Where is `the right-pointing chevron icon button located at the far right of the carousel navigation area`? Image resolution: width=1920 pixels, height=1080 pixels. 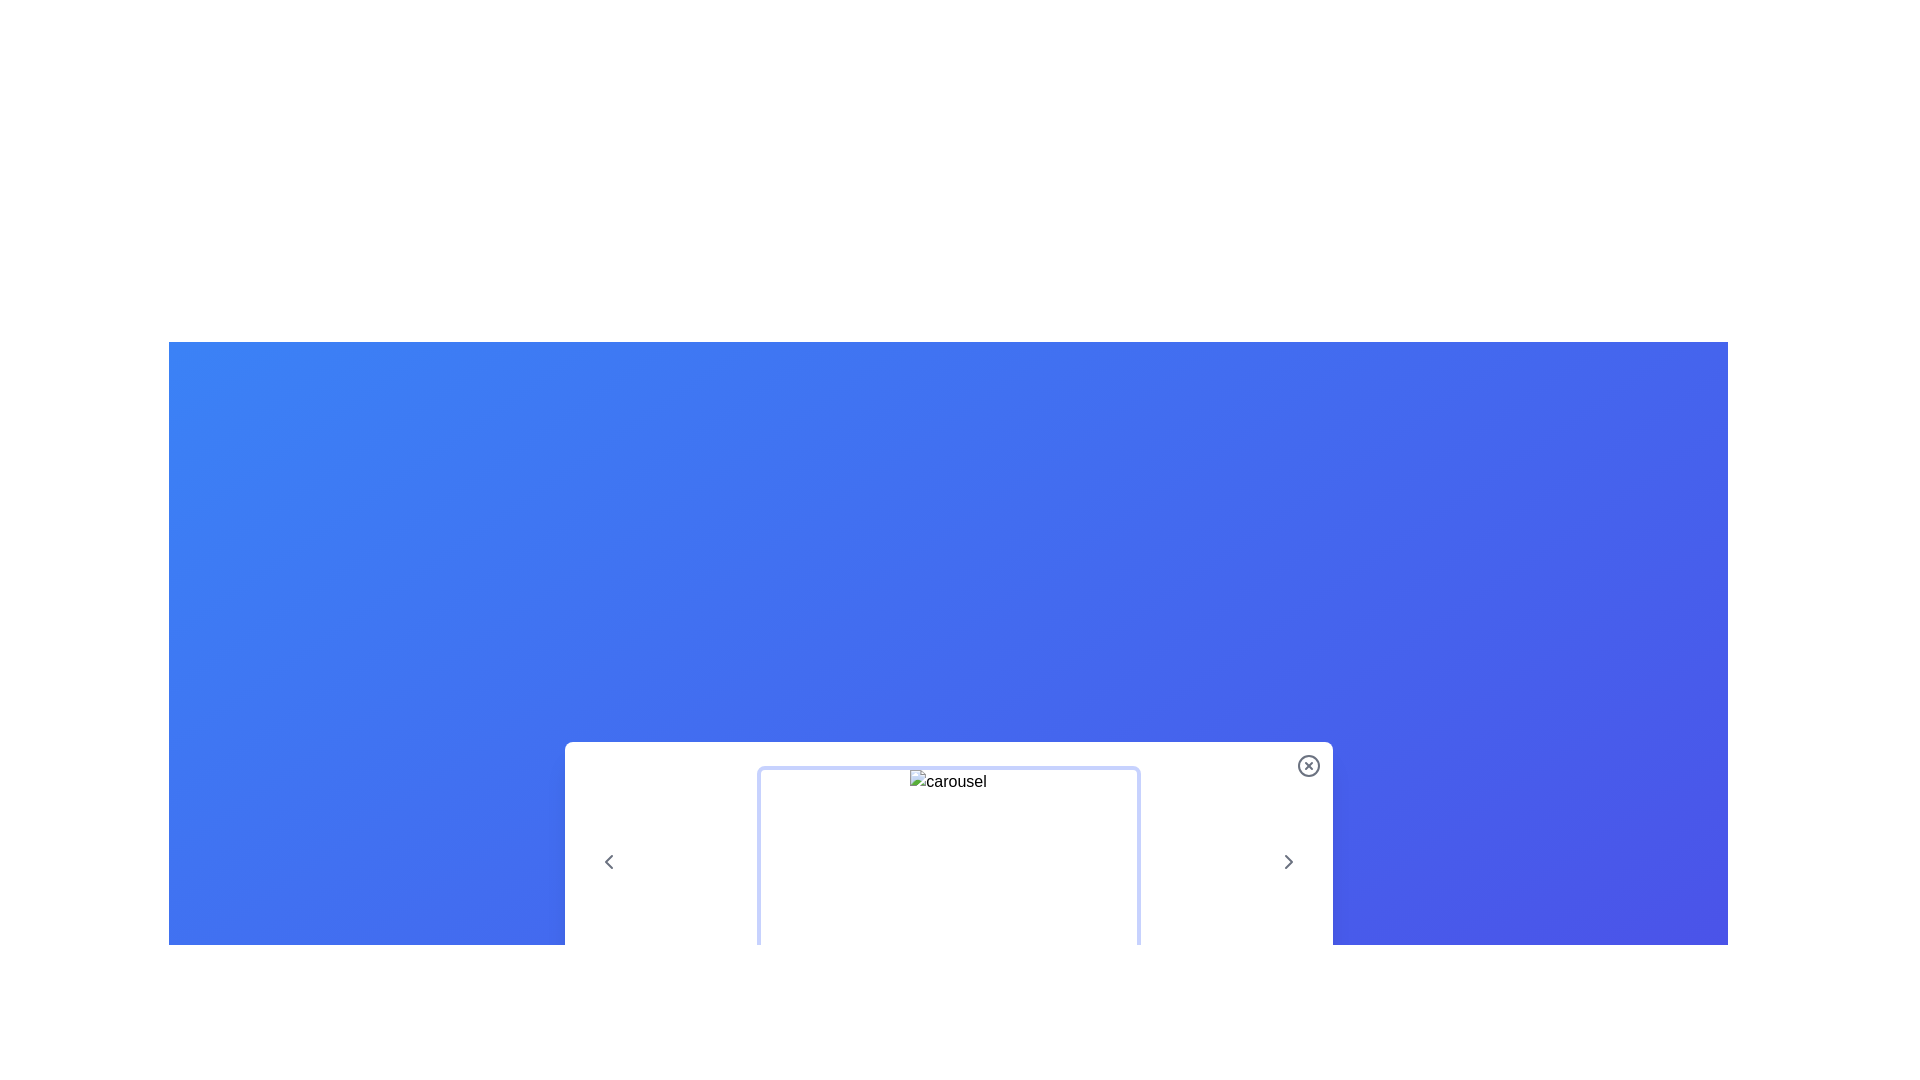
the right-pointing chevron icon button located at the far right of the carousel navigation area is located at coordinates (1288, 860).